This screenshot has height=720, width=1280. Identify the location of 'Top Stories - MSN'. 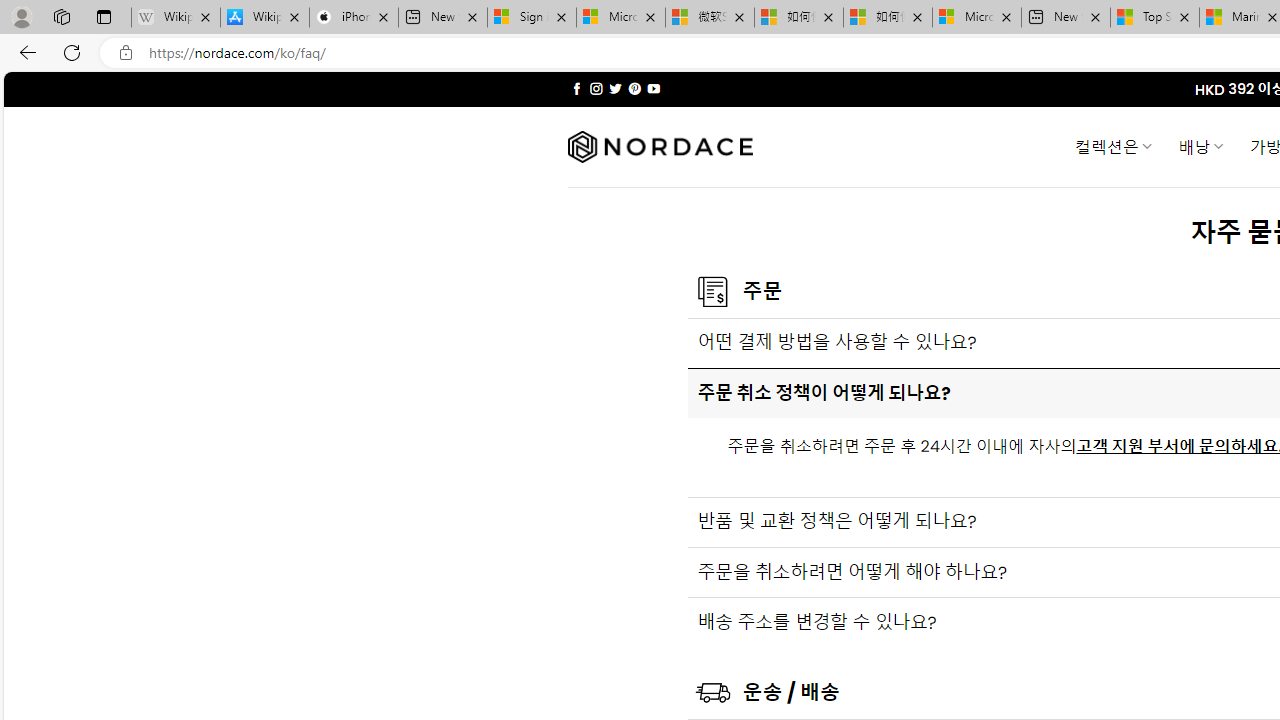
(1155, 17).